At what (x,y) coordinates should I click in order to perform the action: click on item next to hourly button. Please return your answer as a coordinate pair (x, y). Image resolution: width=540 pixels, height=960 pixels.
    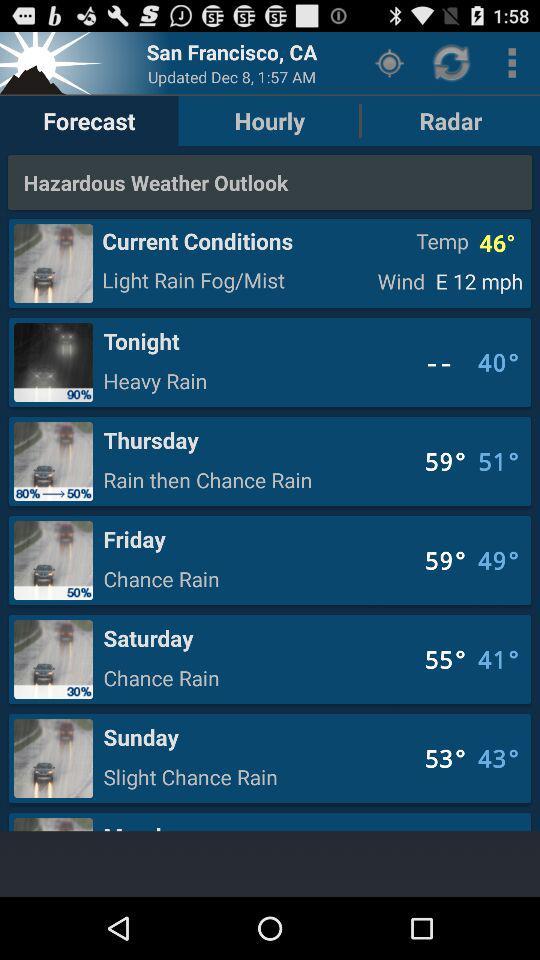
    Looking at the image, I should click on (389, 62).